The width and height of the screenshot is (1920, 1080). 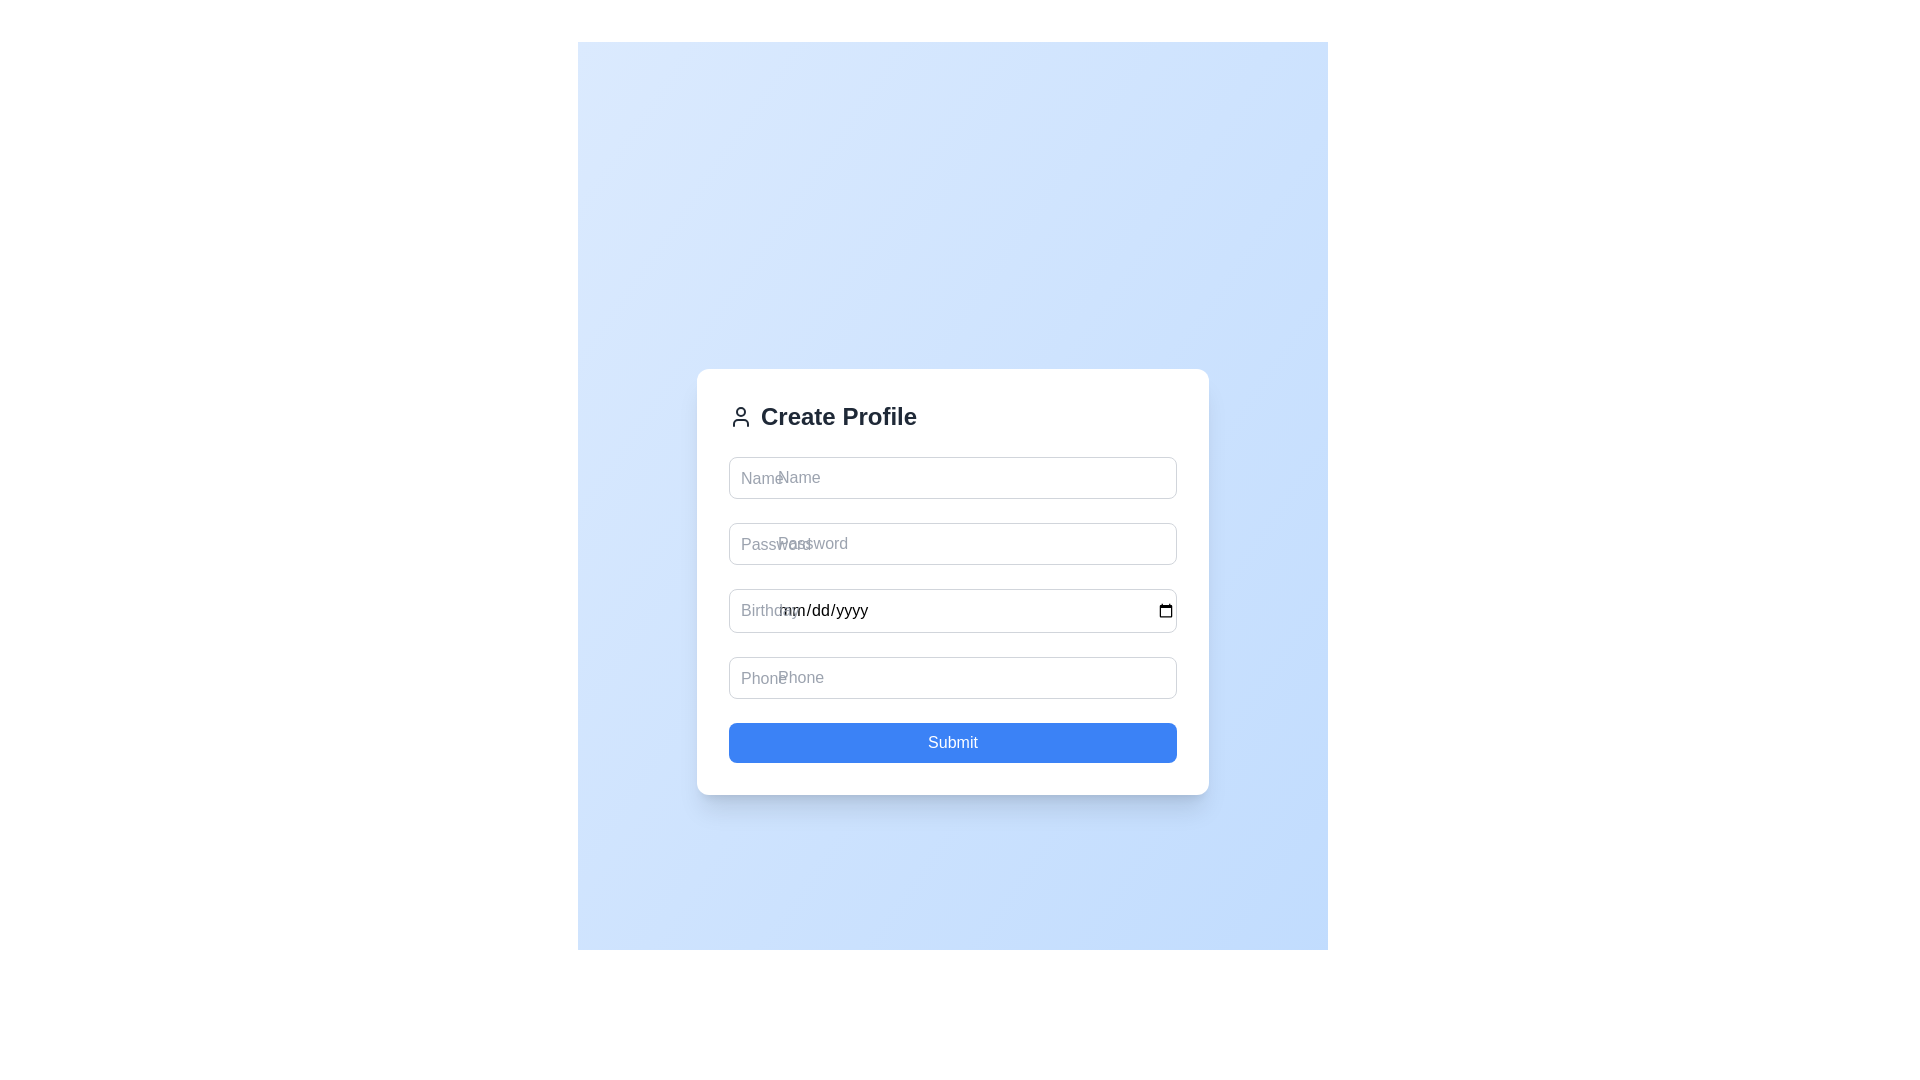 What do you see at coordinates (739, 415) in the screenshot?
I see `the decorative SVG icon located to the left of the 'Create Profile' text in the header section of the form` at bounding box center [739, 415].